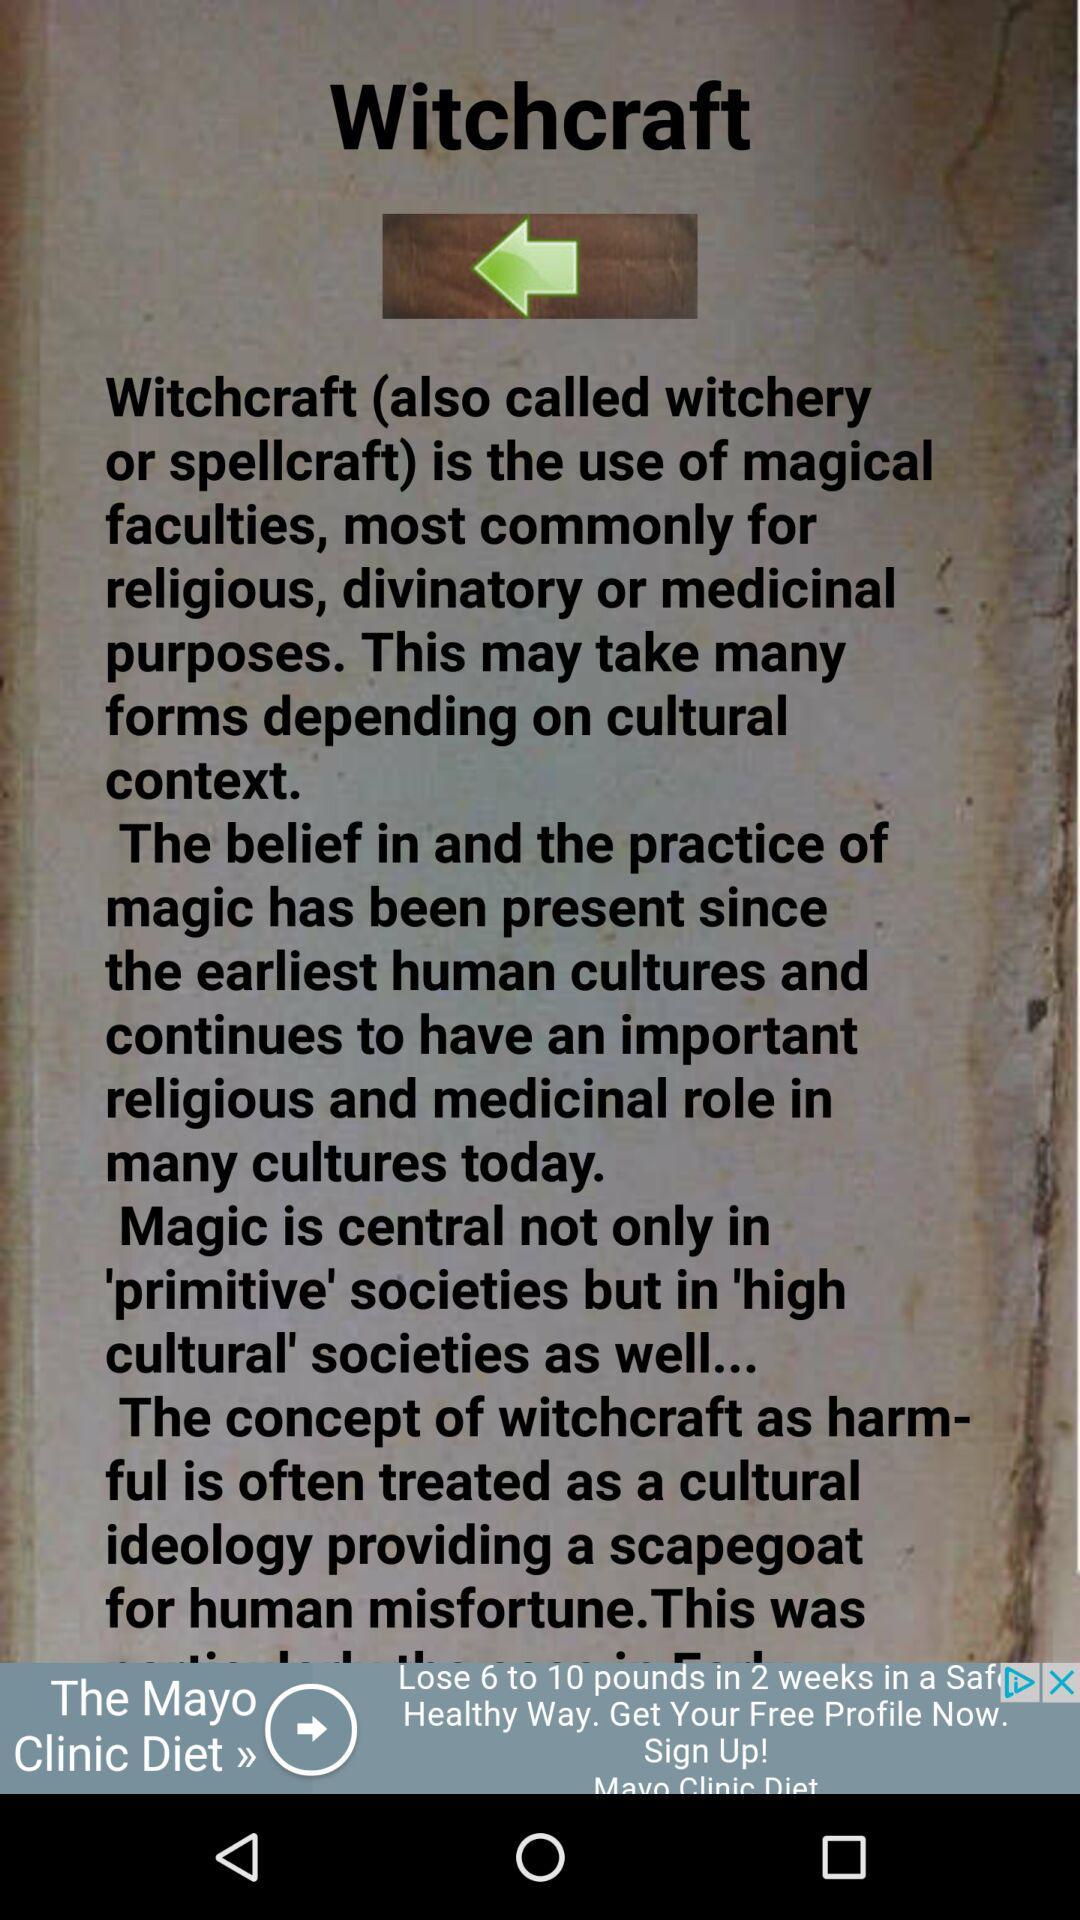  What do you see at coordinates (540, 265) in the screenshot?
I see `previous page` at bounding box center [540, 265].